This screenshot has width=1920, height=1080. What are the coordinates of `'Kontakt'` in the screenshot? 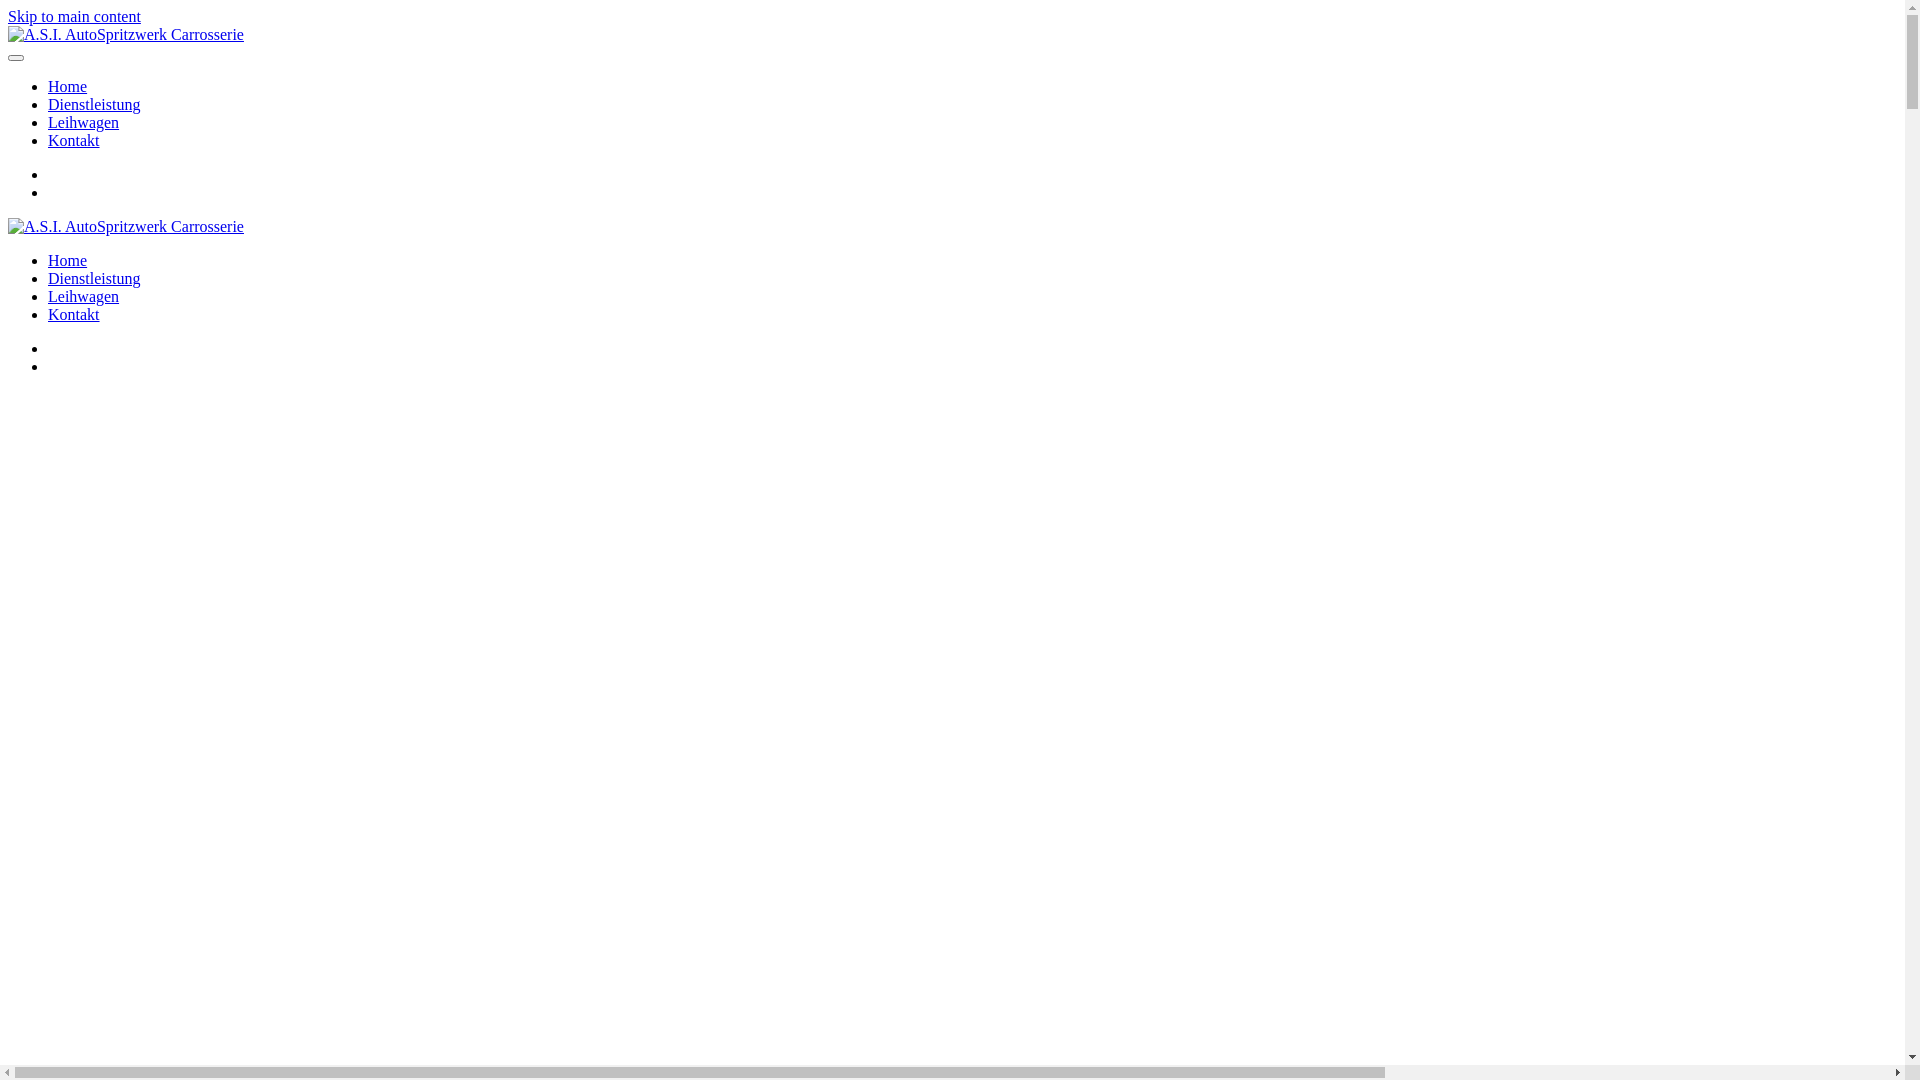 It's located at (73, 139).